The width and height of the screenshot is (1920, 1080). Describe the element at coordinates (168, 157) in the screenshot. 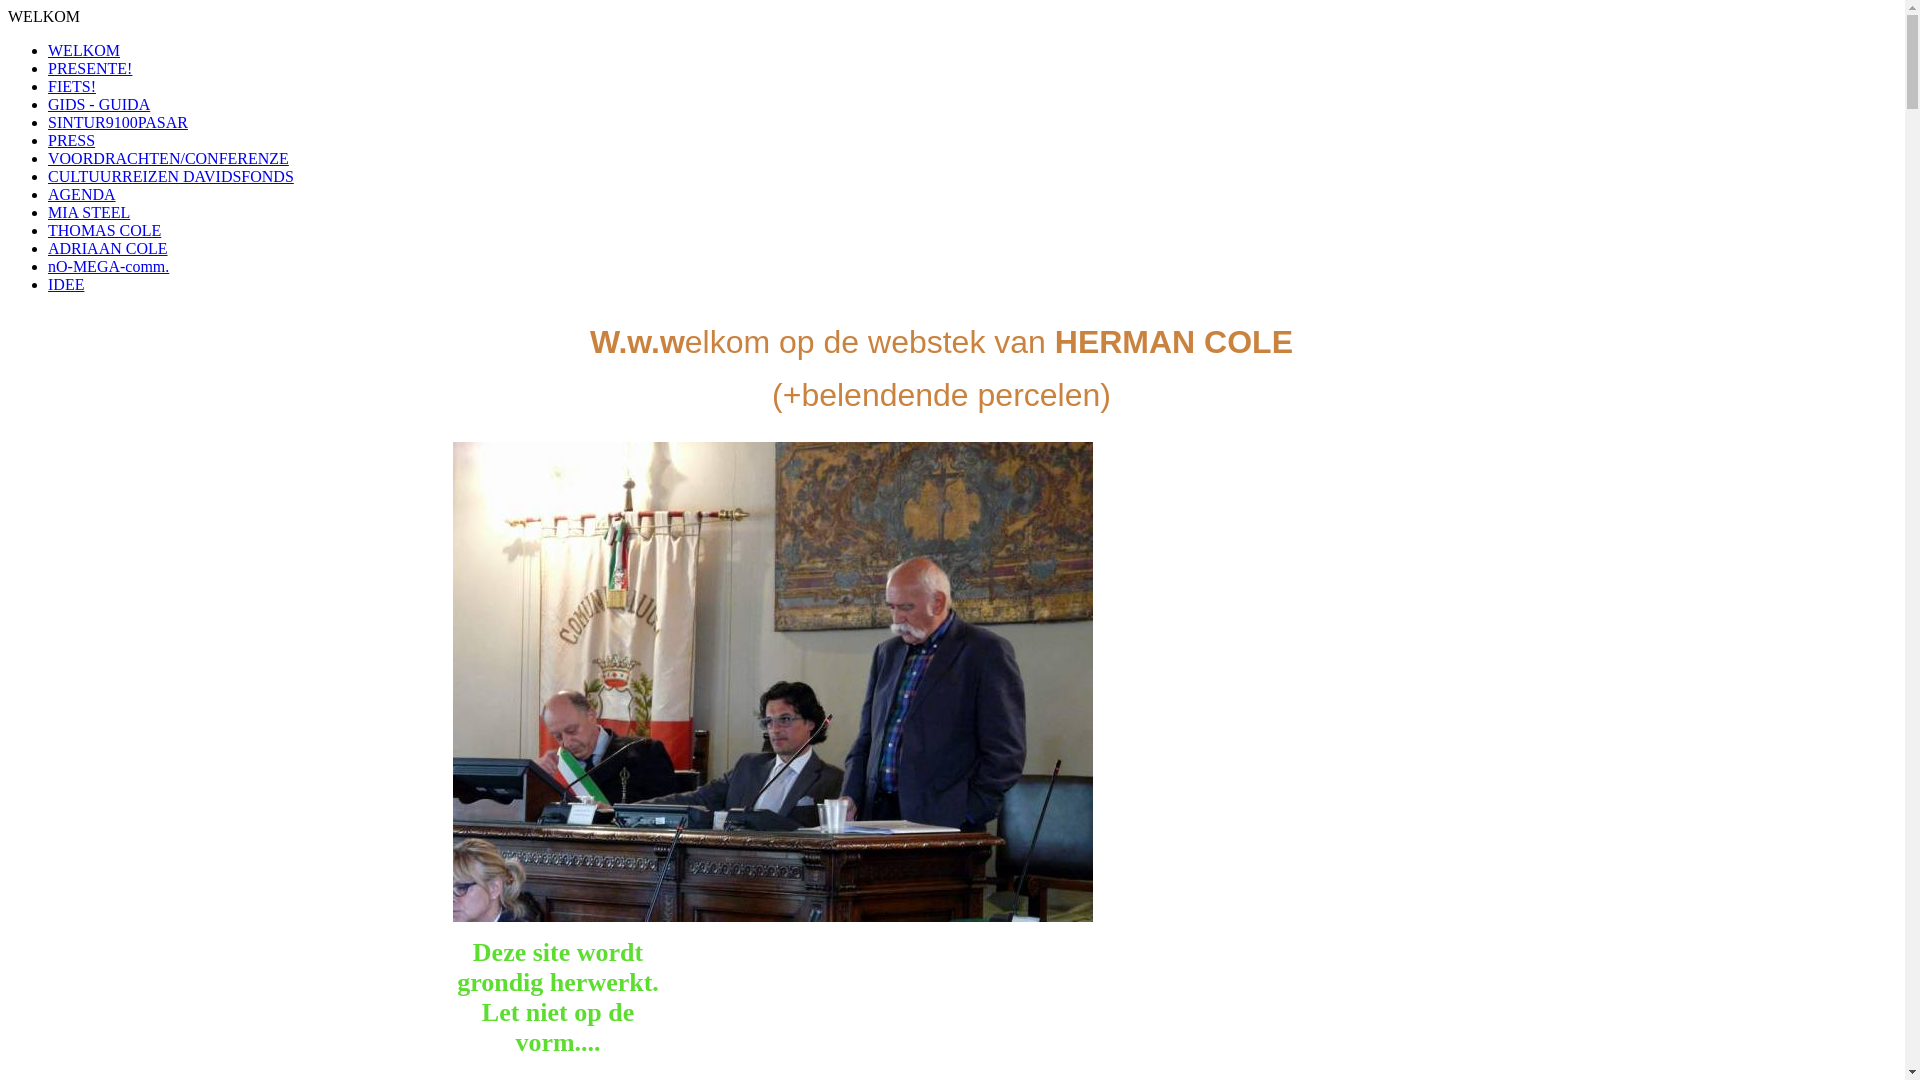

I see `'VOORDRACHTEN/CONFERENZE'` at that location.